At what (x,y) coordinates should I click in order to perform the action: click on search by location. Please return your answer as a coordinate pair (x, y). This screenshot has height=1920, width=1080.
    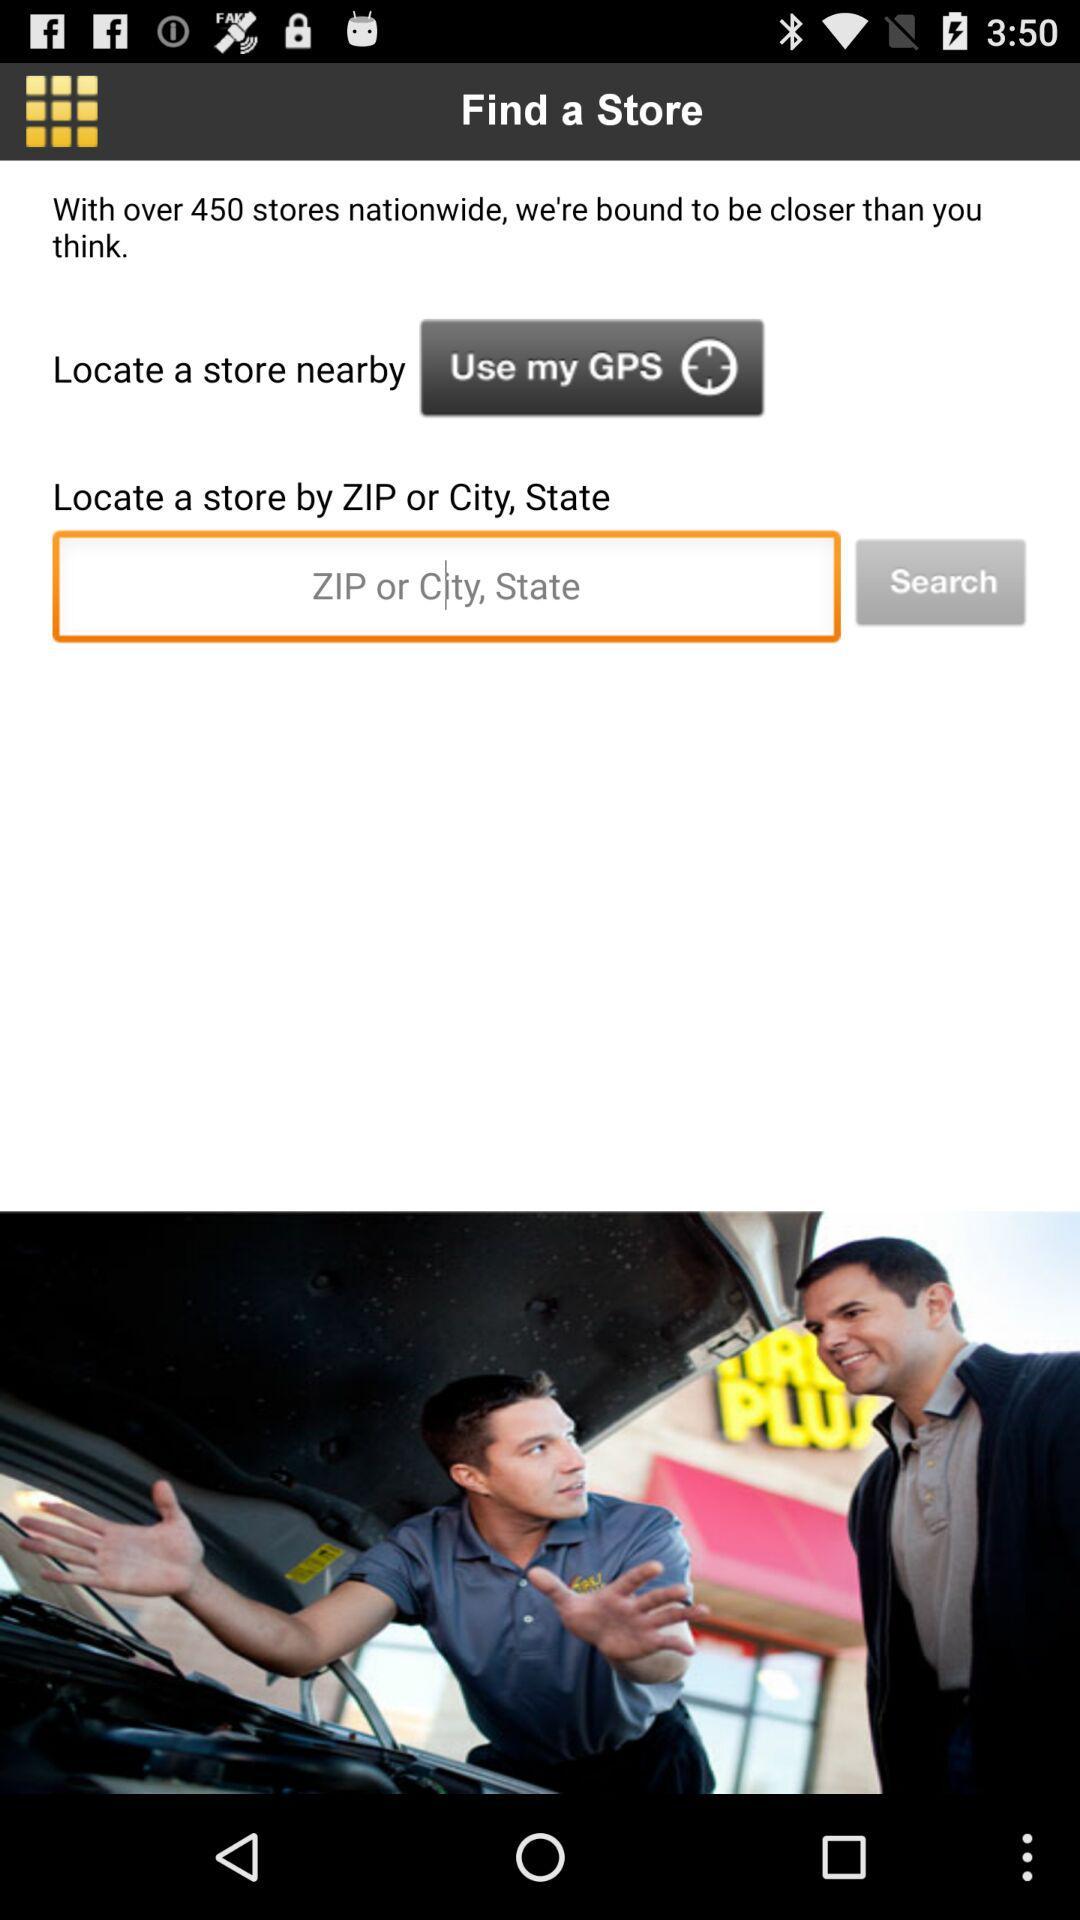
    Looking at the image, I should click on (940, 582).